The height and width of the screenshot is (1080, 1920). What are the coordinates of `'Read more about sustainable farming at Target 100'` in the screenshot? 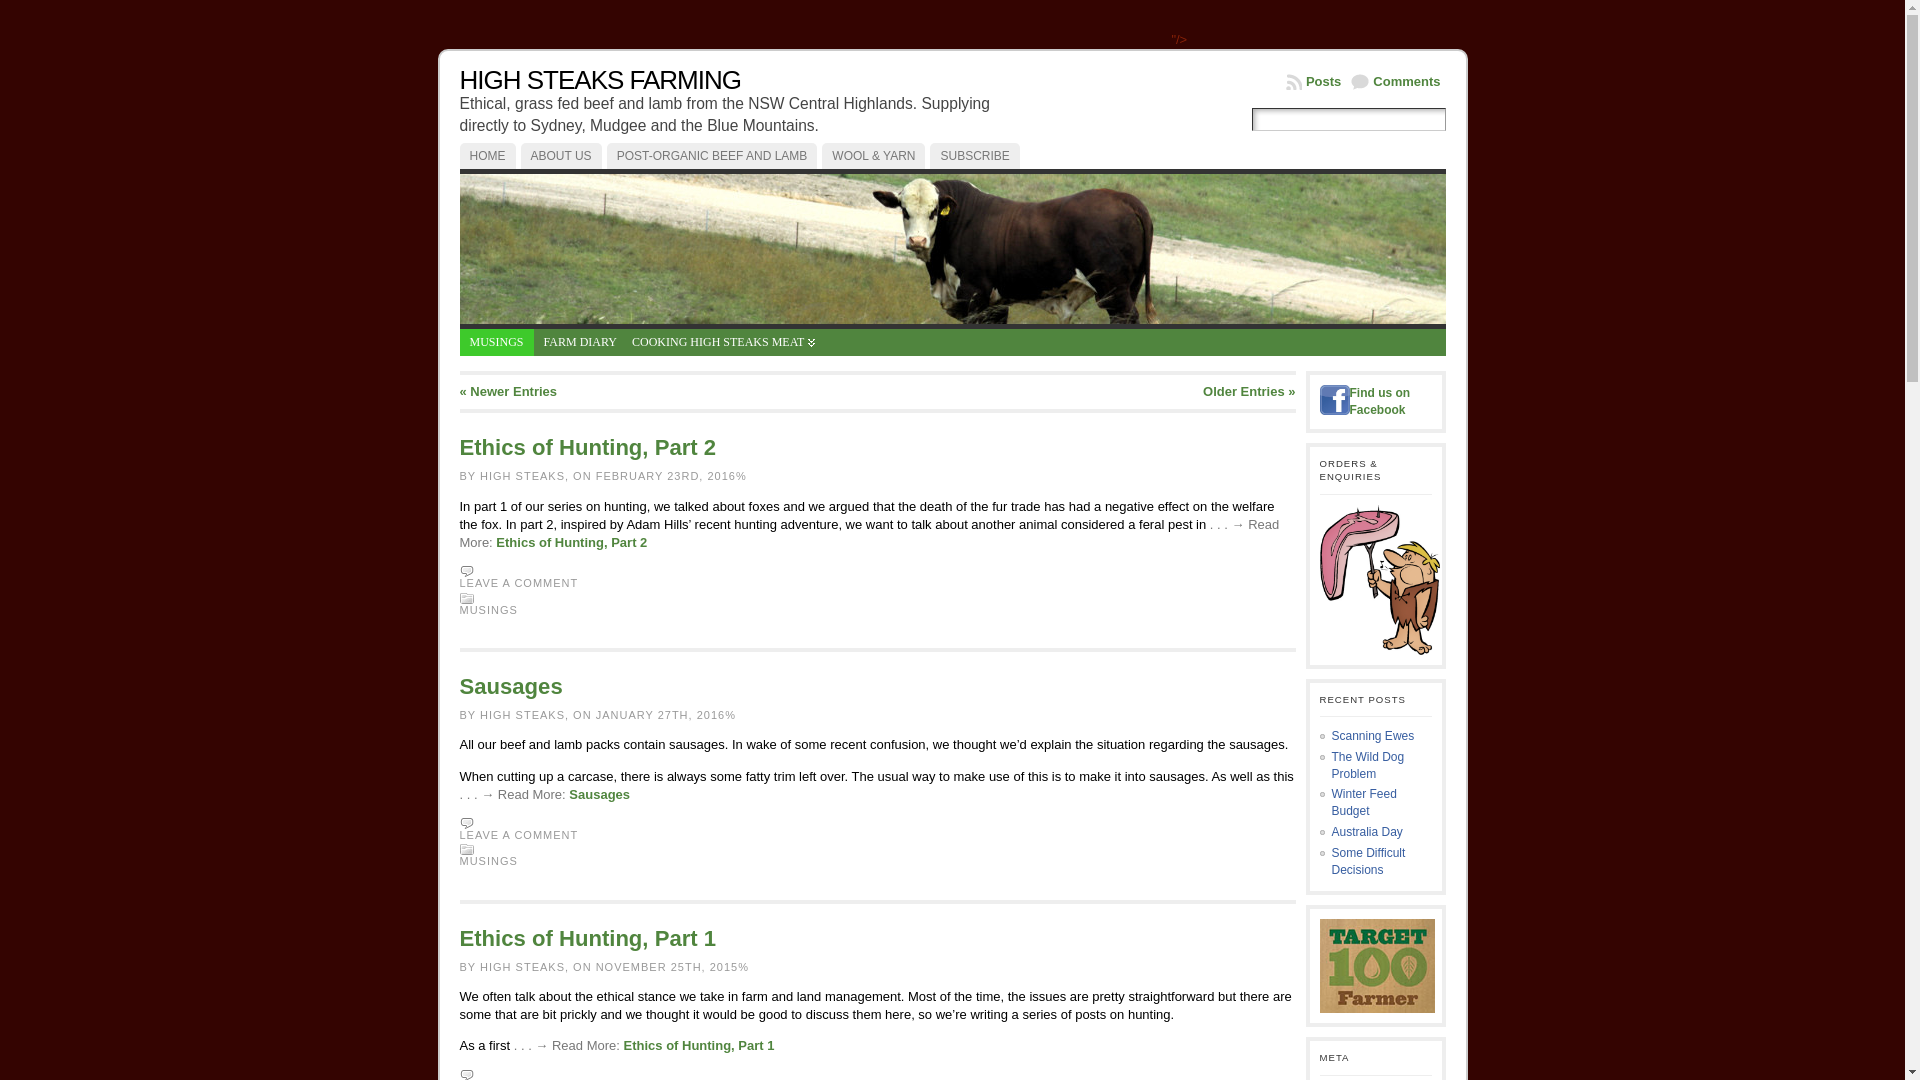 It's located at (1320, 964).